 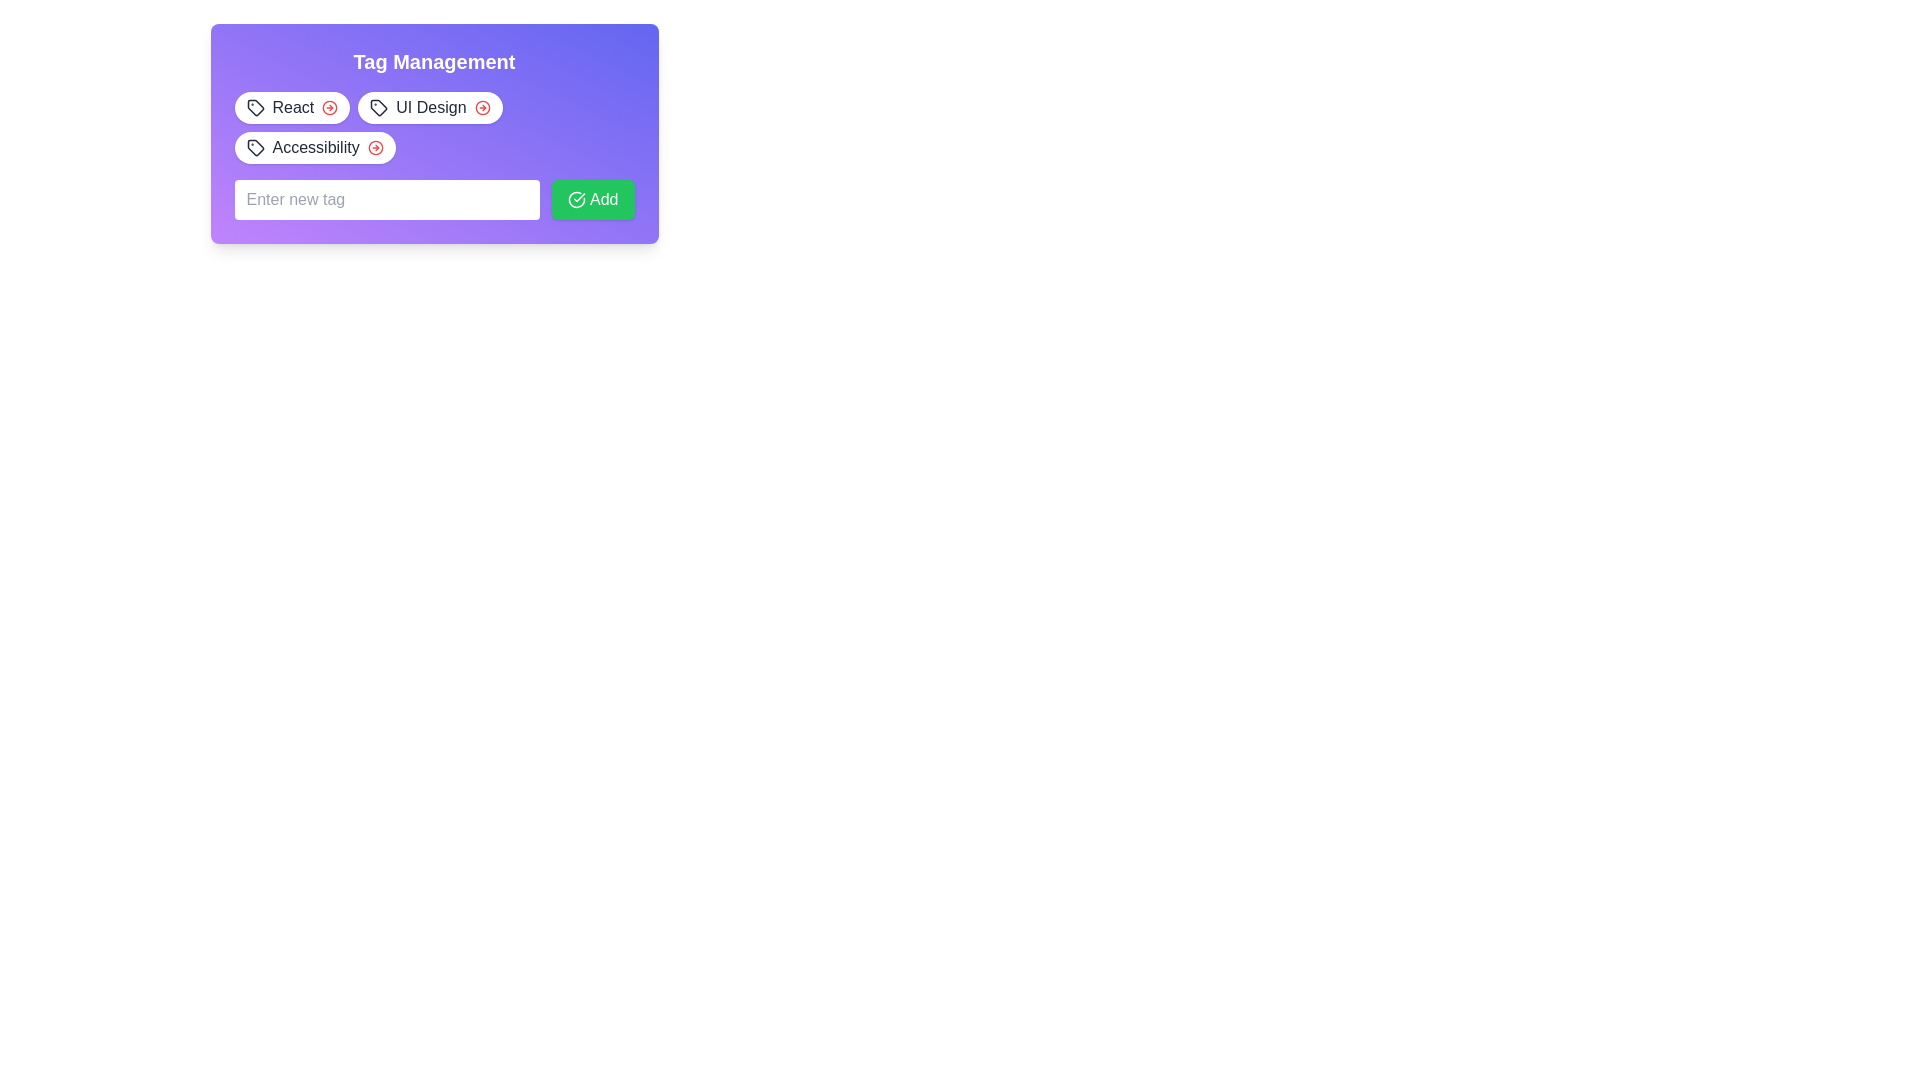 What do you see at coordinates (379, 108) in the screenshot?
I see `the tag icon representing 'UI Design', which is located to the left of the 'UI Design' text in the tag management section` at bounding box center [379, 108].